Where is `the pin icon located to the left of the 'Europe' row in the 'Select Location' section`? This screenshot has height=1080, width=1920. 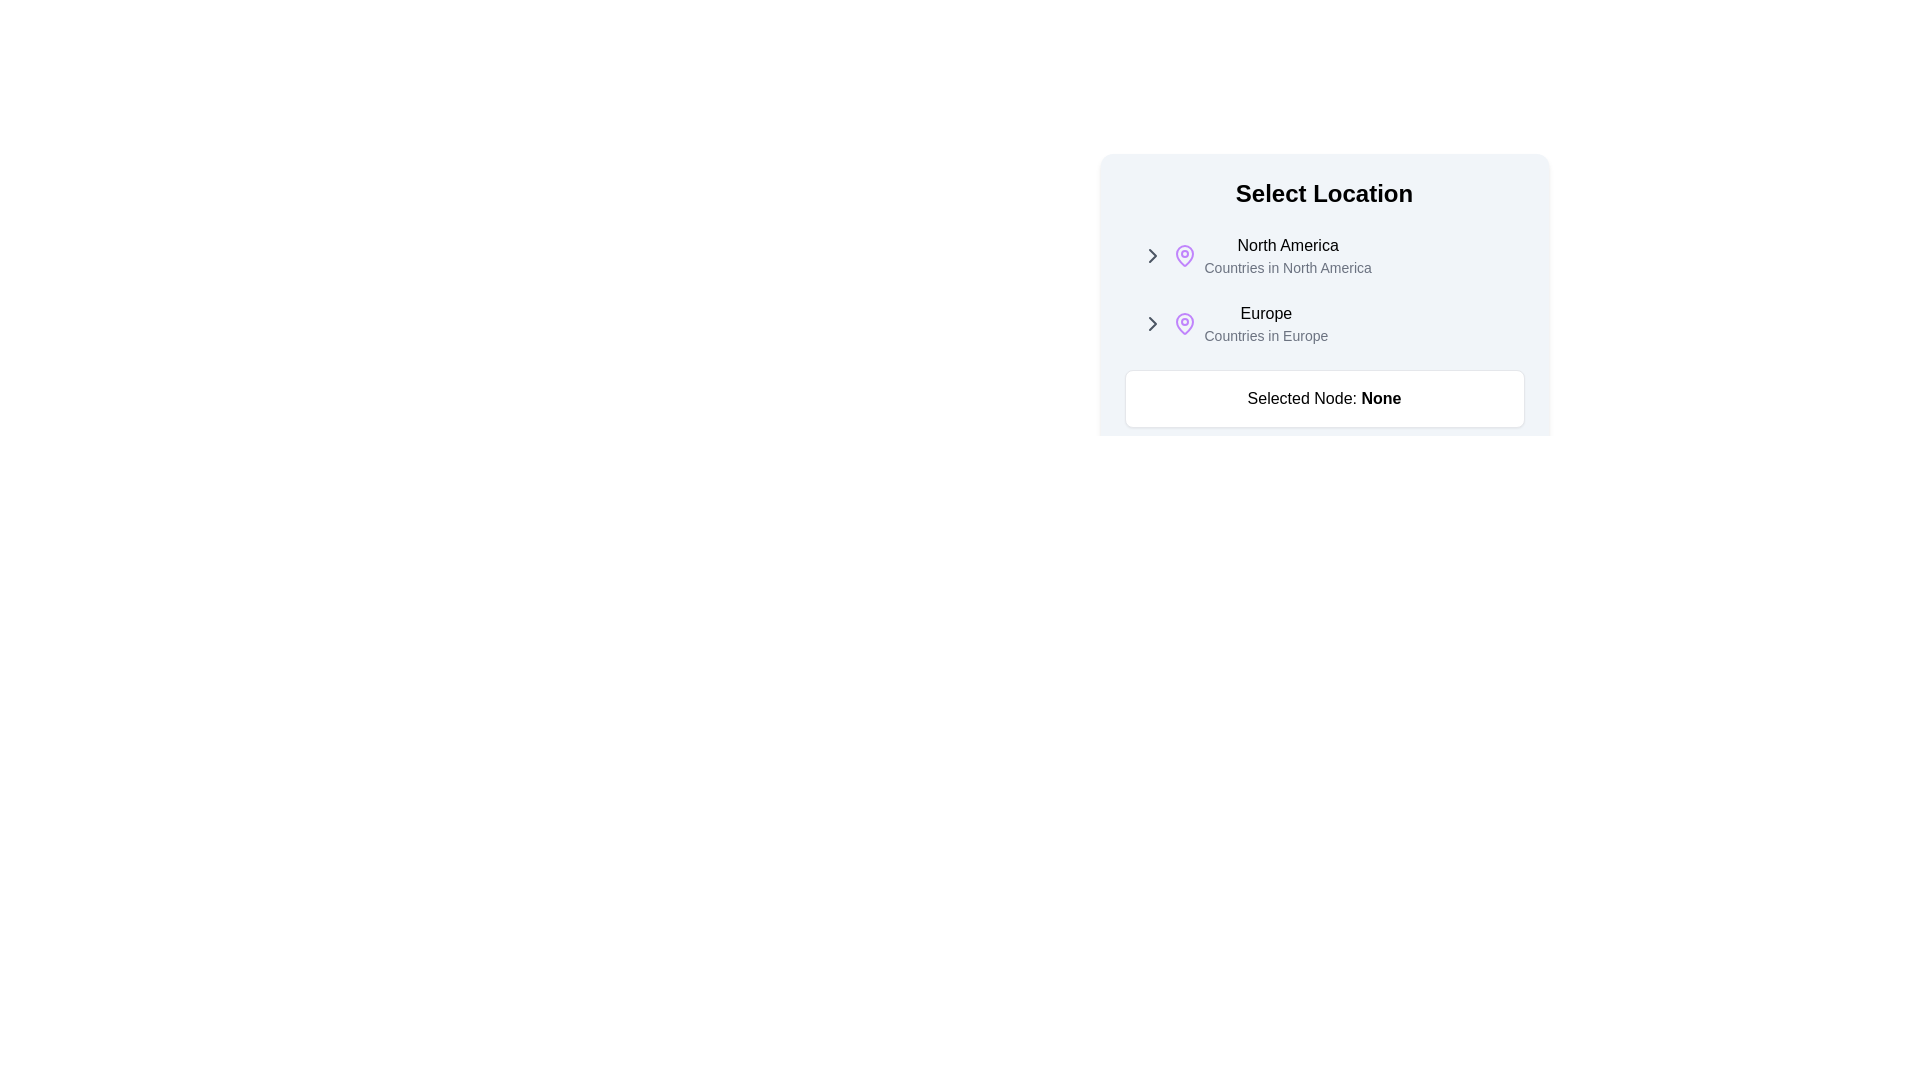
the pin icon located to the left of the 'Europe' row in the 'Select Location' section is located at coordinates (1184, 323).